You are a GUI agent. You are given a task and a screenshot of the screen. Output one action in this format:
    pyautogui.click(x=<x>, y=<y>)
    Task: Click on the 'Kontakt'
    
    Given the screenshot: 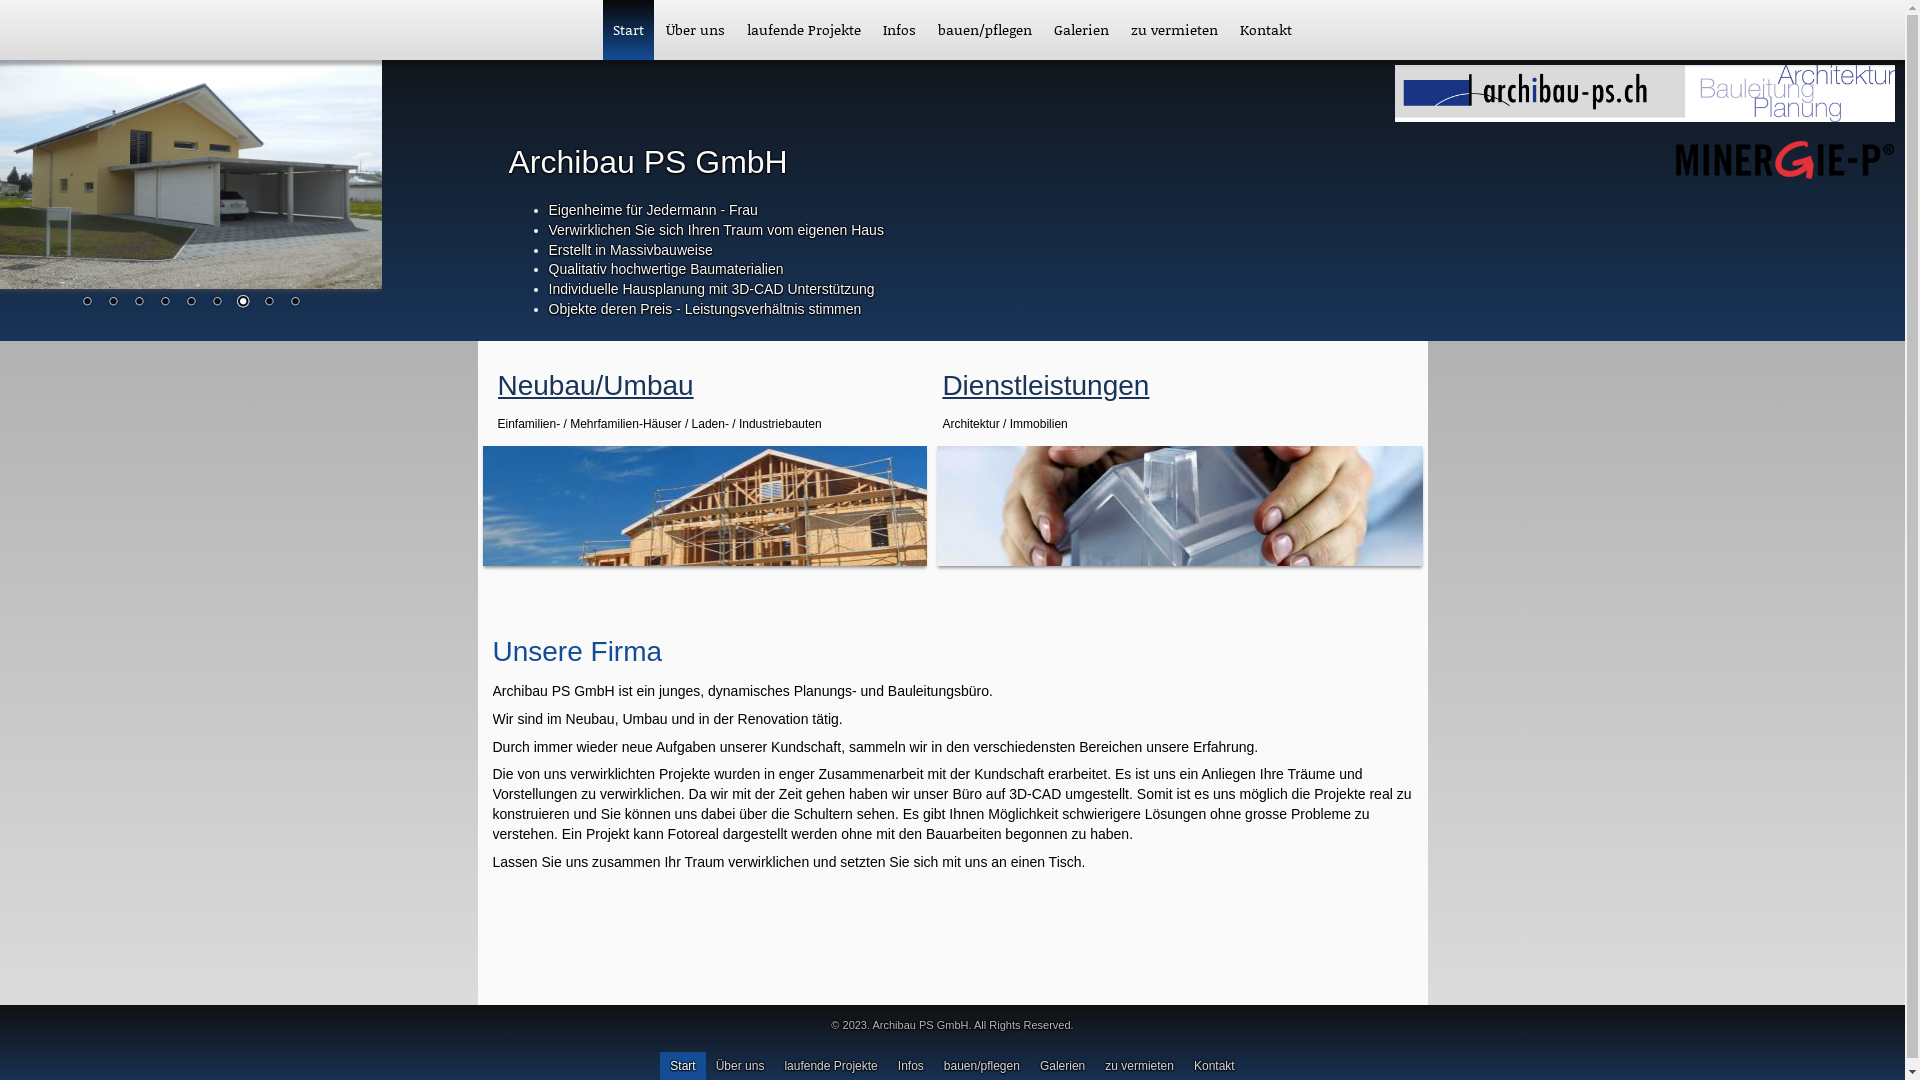 What is the action you would take?
    pyautogui.click(x=1265, y=30)
    